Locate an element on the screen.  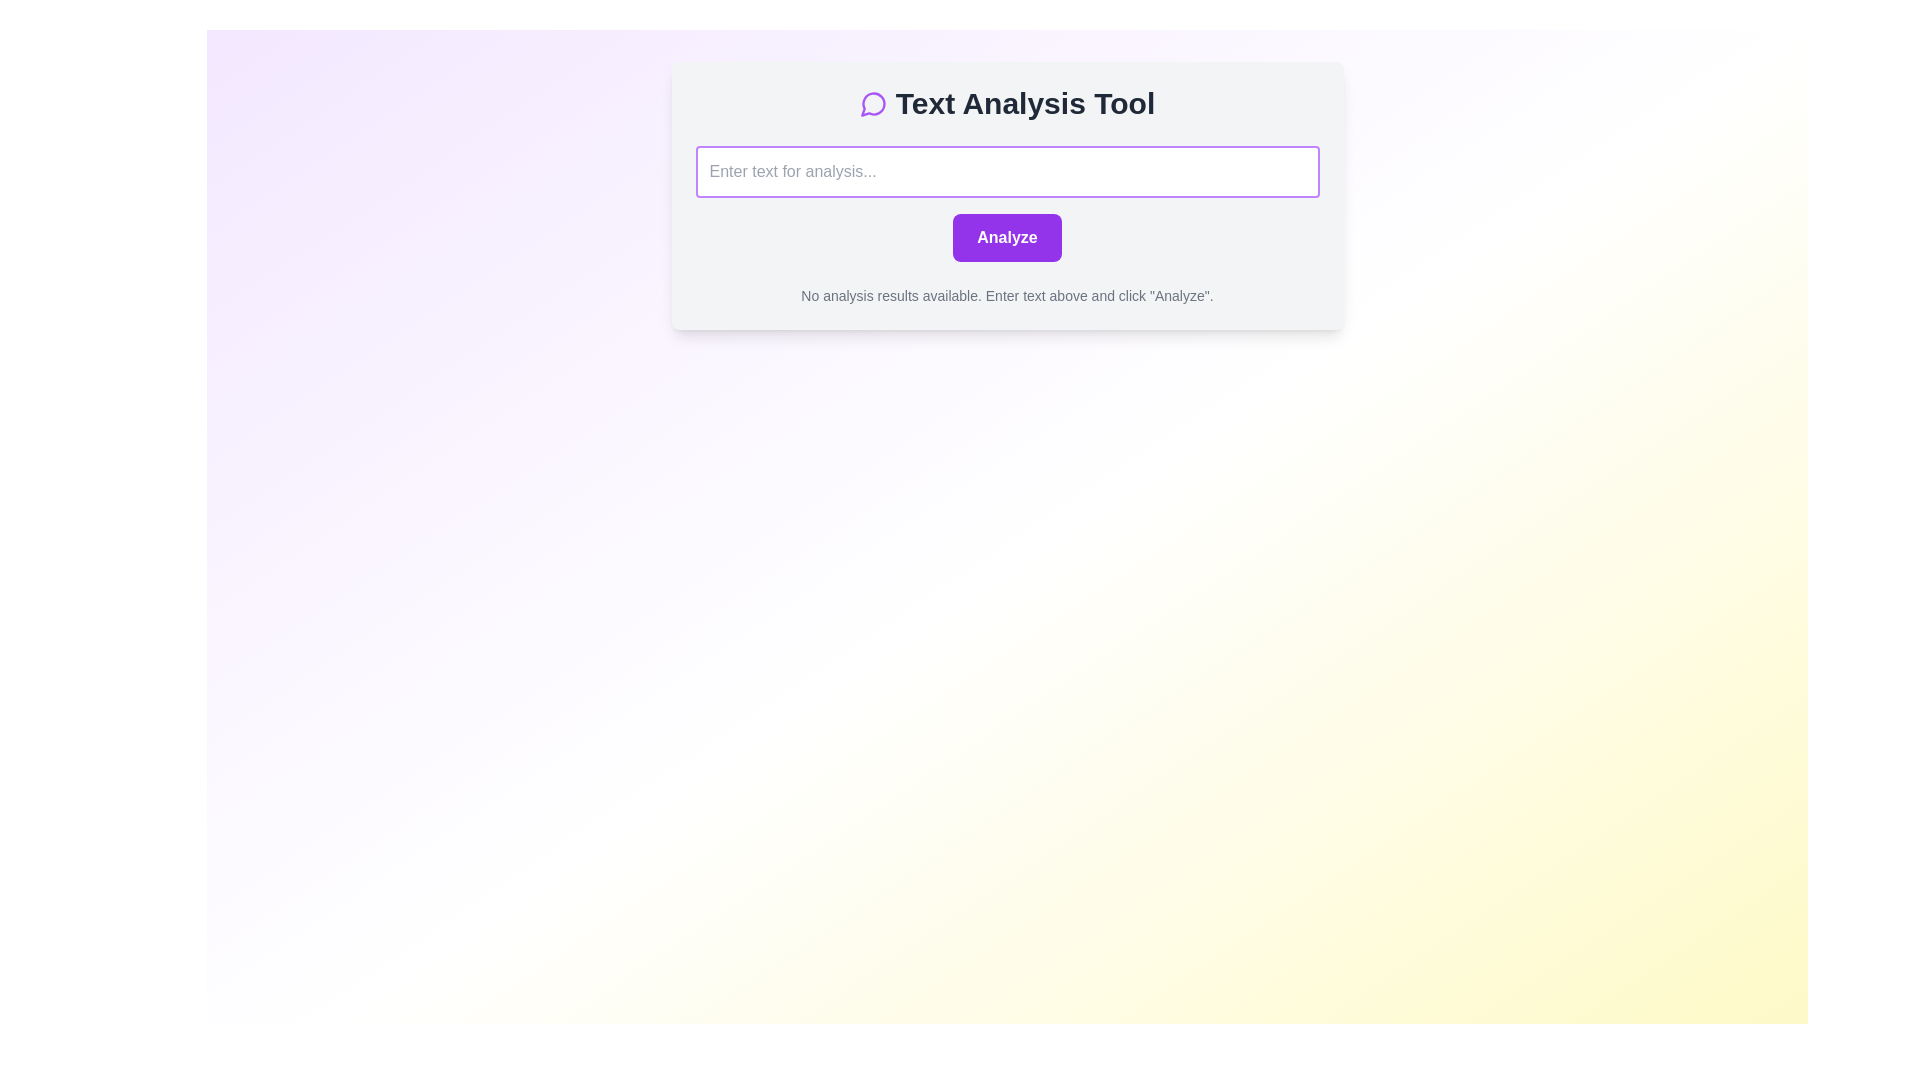
the rectangular button with a purple background and white text reading 'Analyze' to observe the animation effect is located at coordinates (1007, 237).